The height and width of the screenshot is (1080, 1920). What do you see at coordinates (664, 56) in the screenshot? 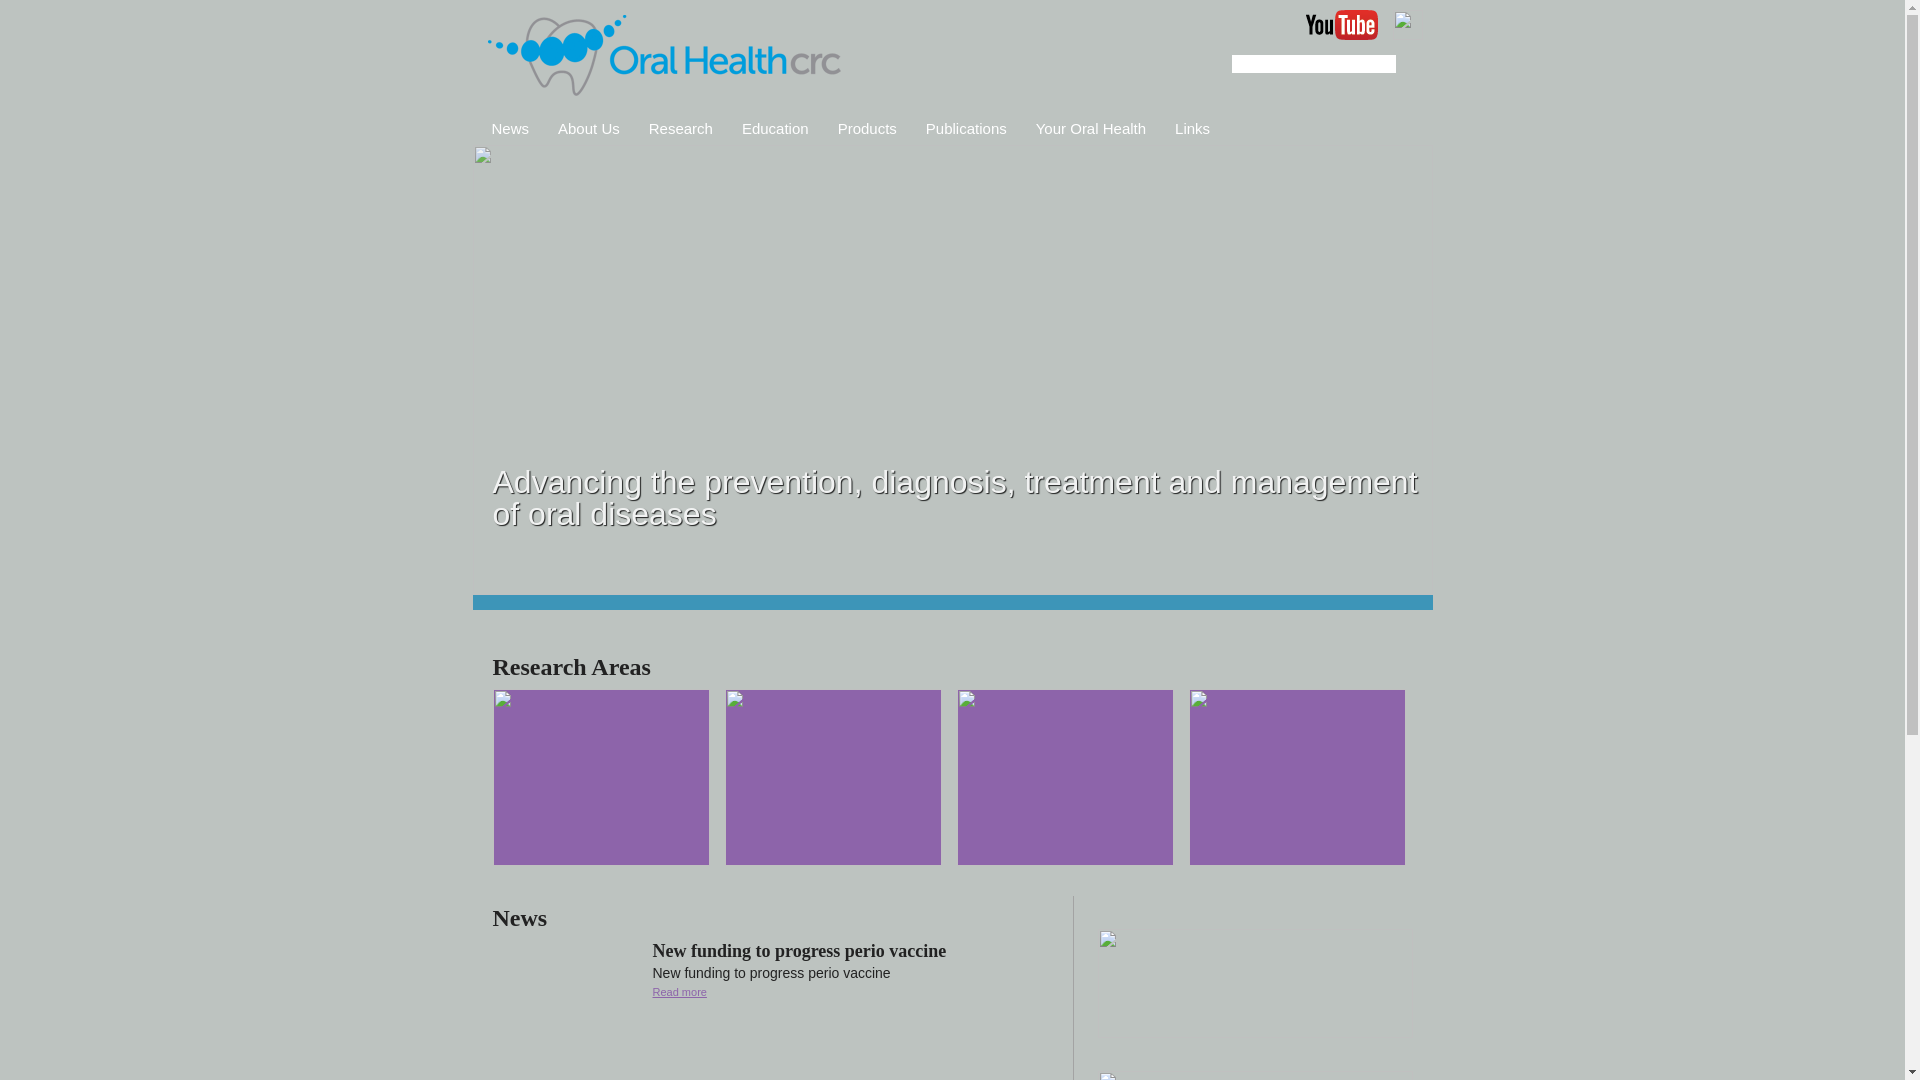
I see `'Home'` at bounding box center [664, 56].